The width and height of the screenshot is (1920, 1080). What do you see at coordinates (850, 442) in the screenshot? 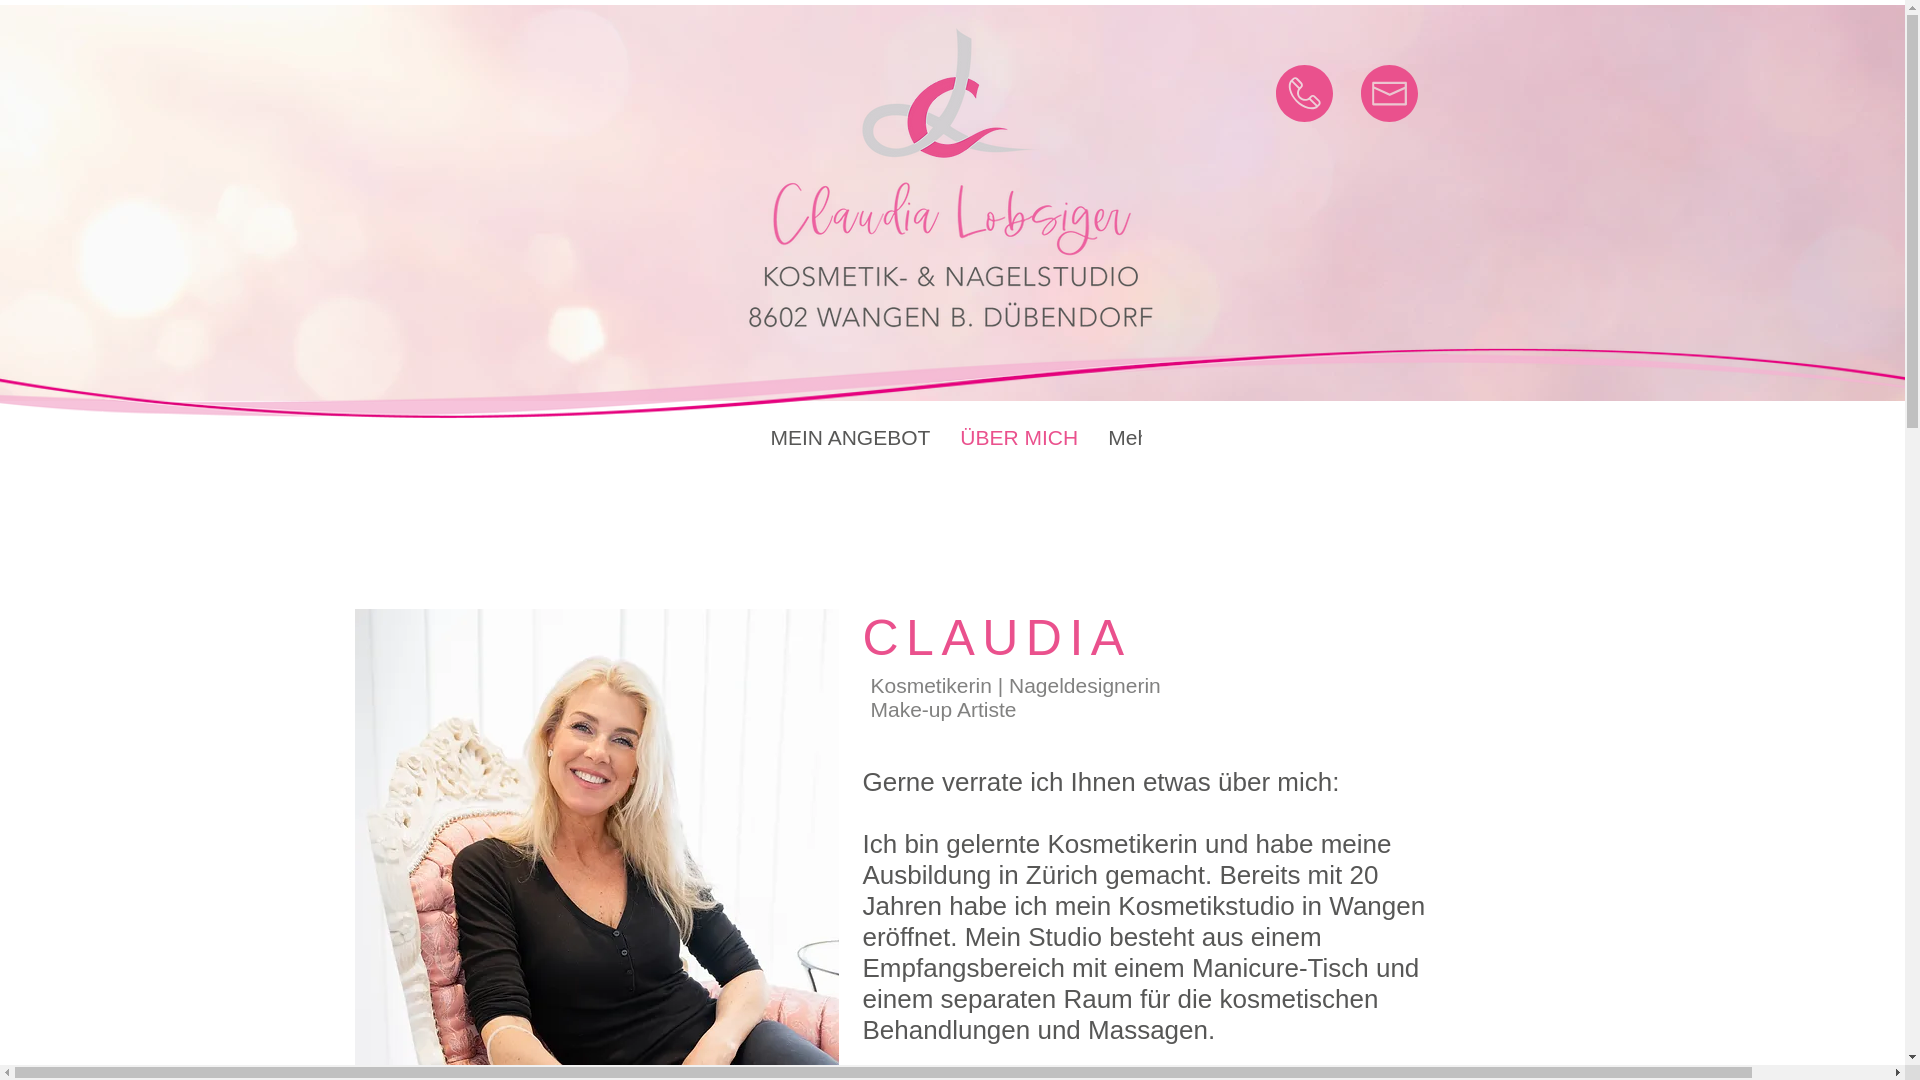
I see `'MEIN ANGEBOT'` at bounding box center [850, 442].